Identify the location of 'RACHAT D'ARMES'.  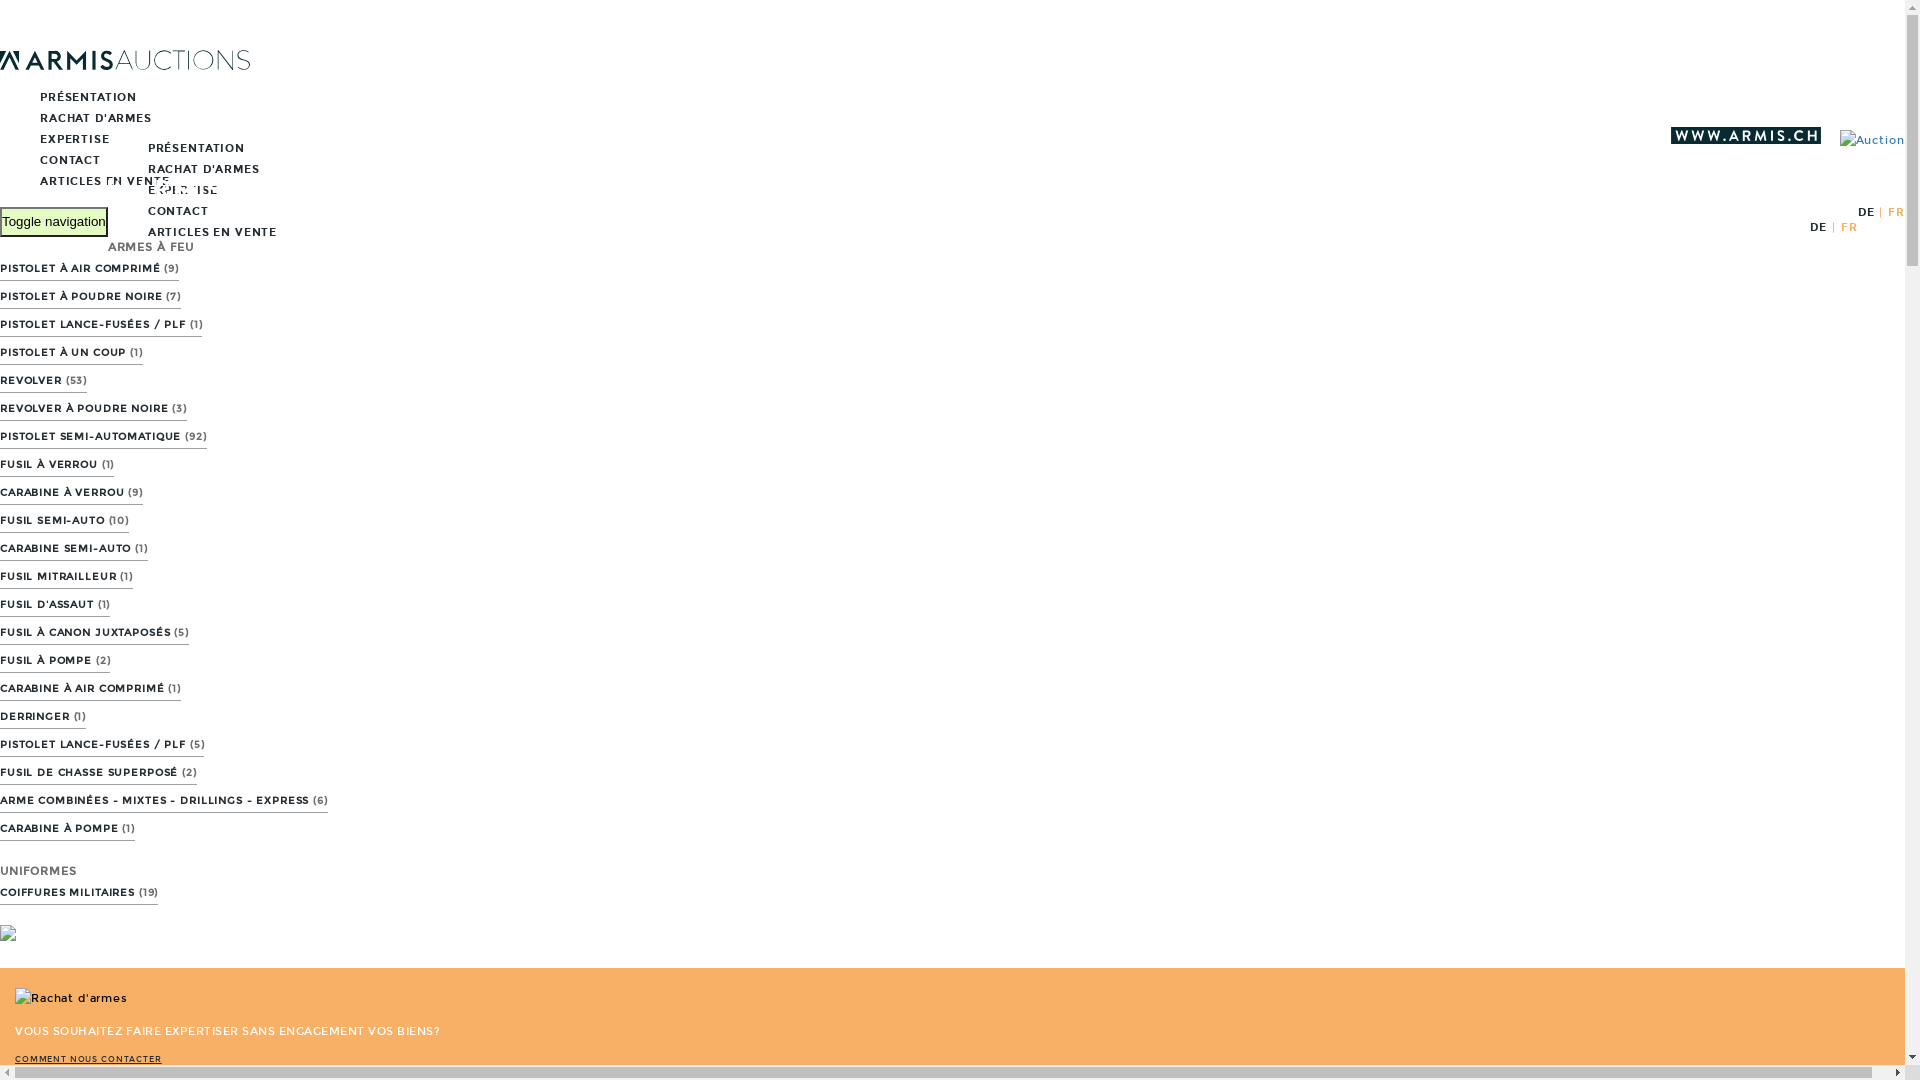
(76, 118).